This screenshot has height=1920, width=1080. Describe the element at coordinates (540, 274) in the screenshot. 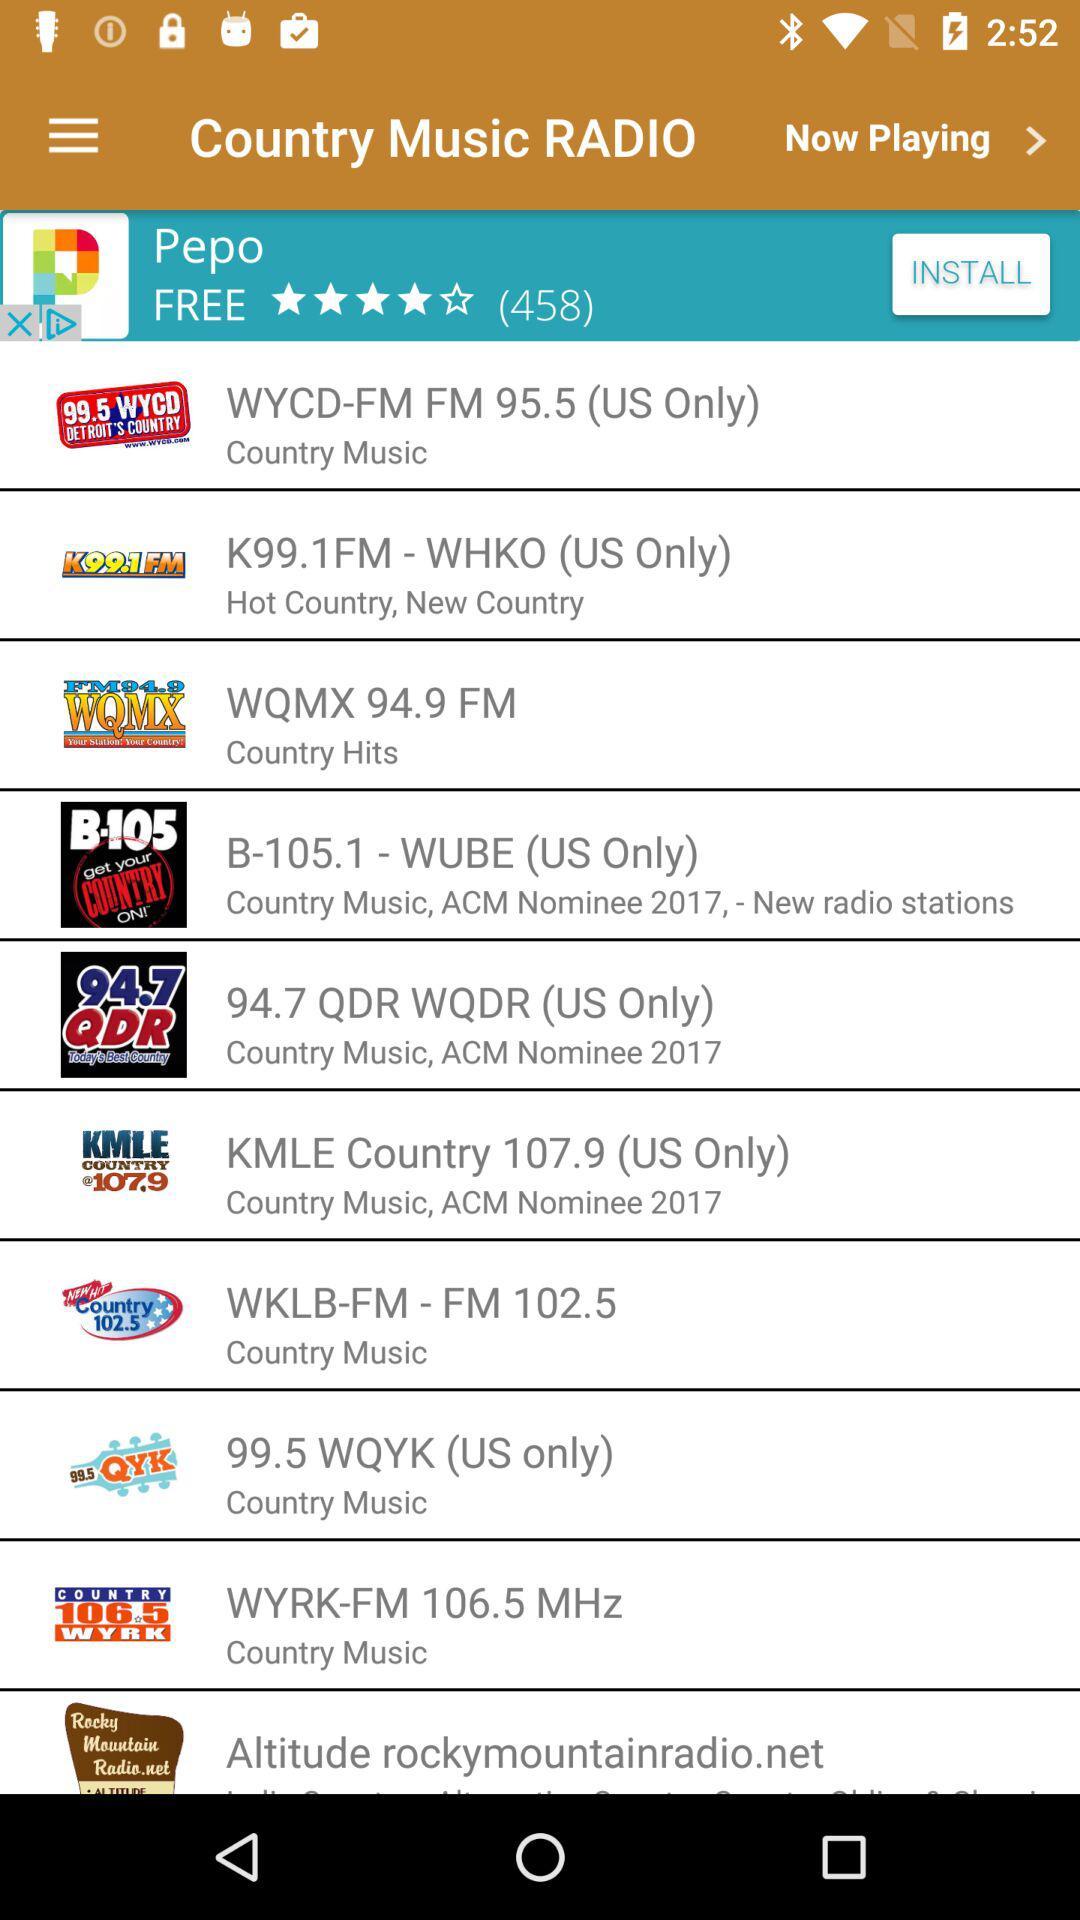

I see `install the station` at that location.